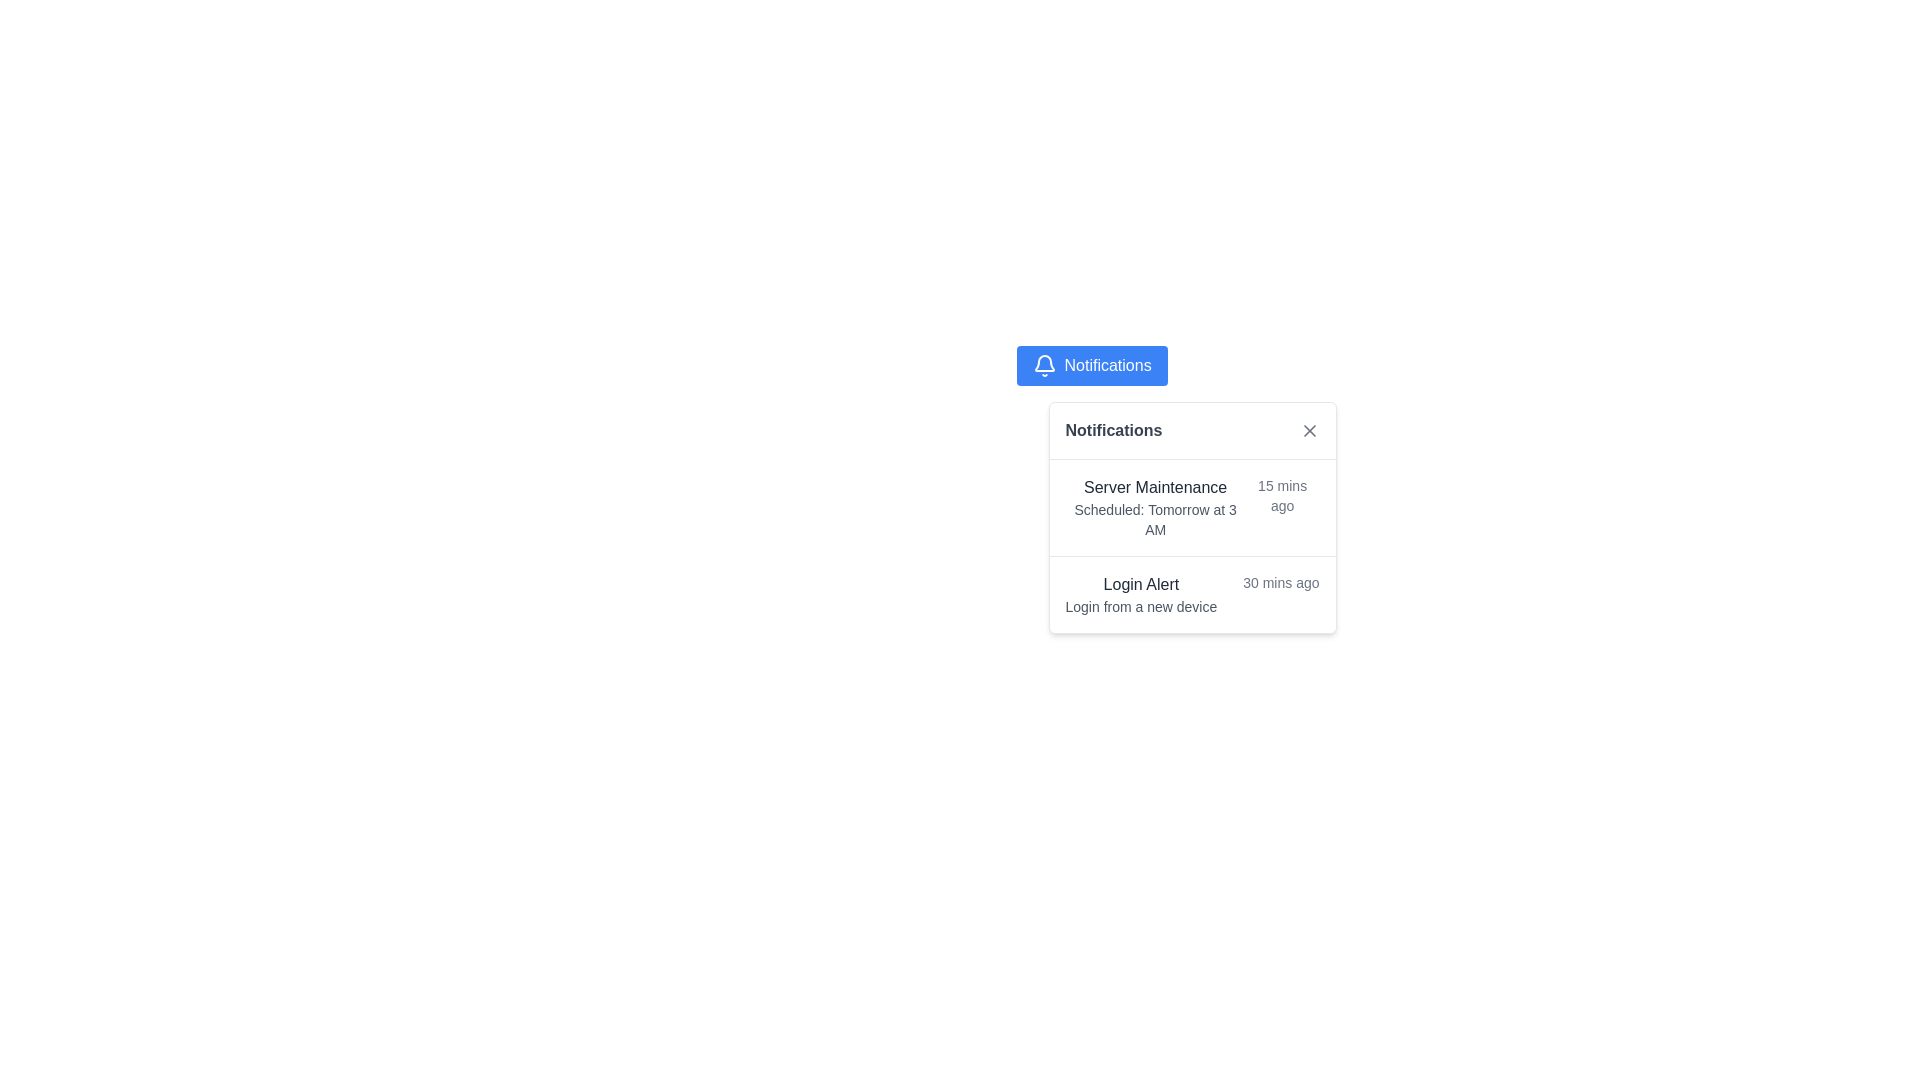 The image size is (1920, 1080). I want to click on contents of the Text Label that serves as a heading for the individual notification, located near the top-left corner of the notifications panel, so click(1155, 488).